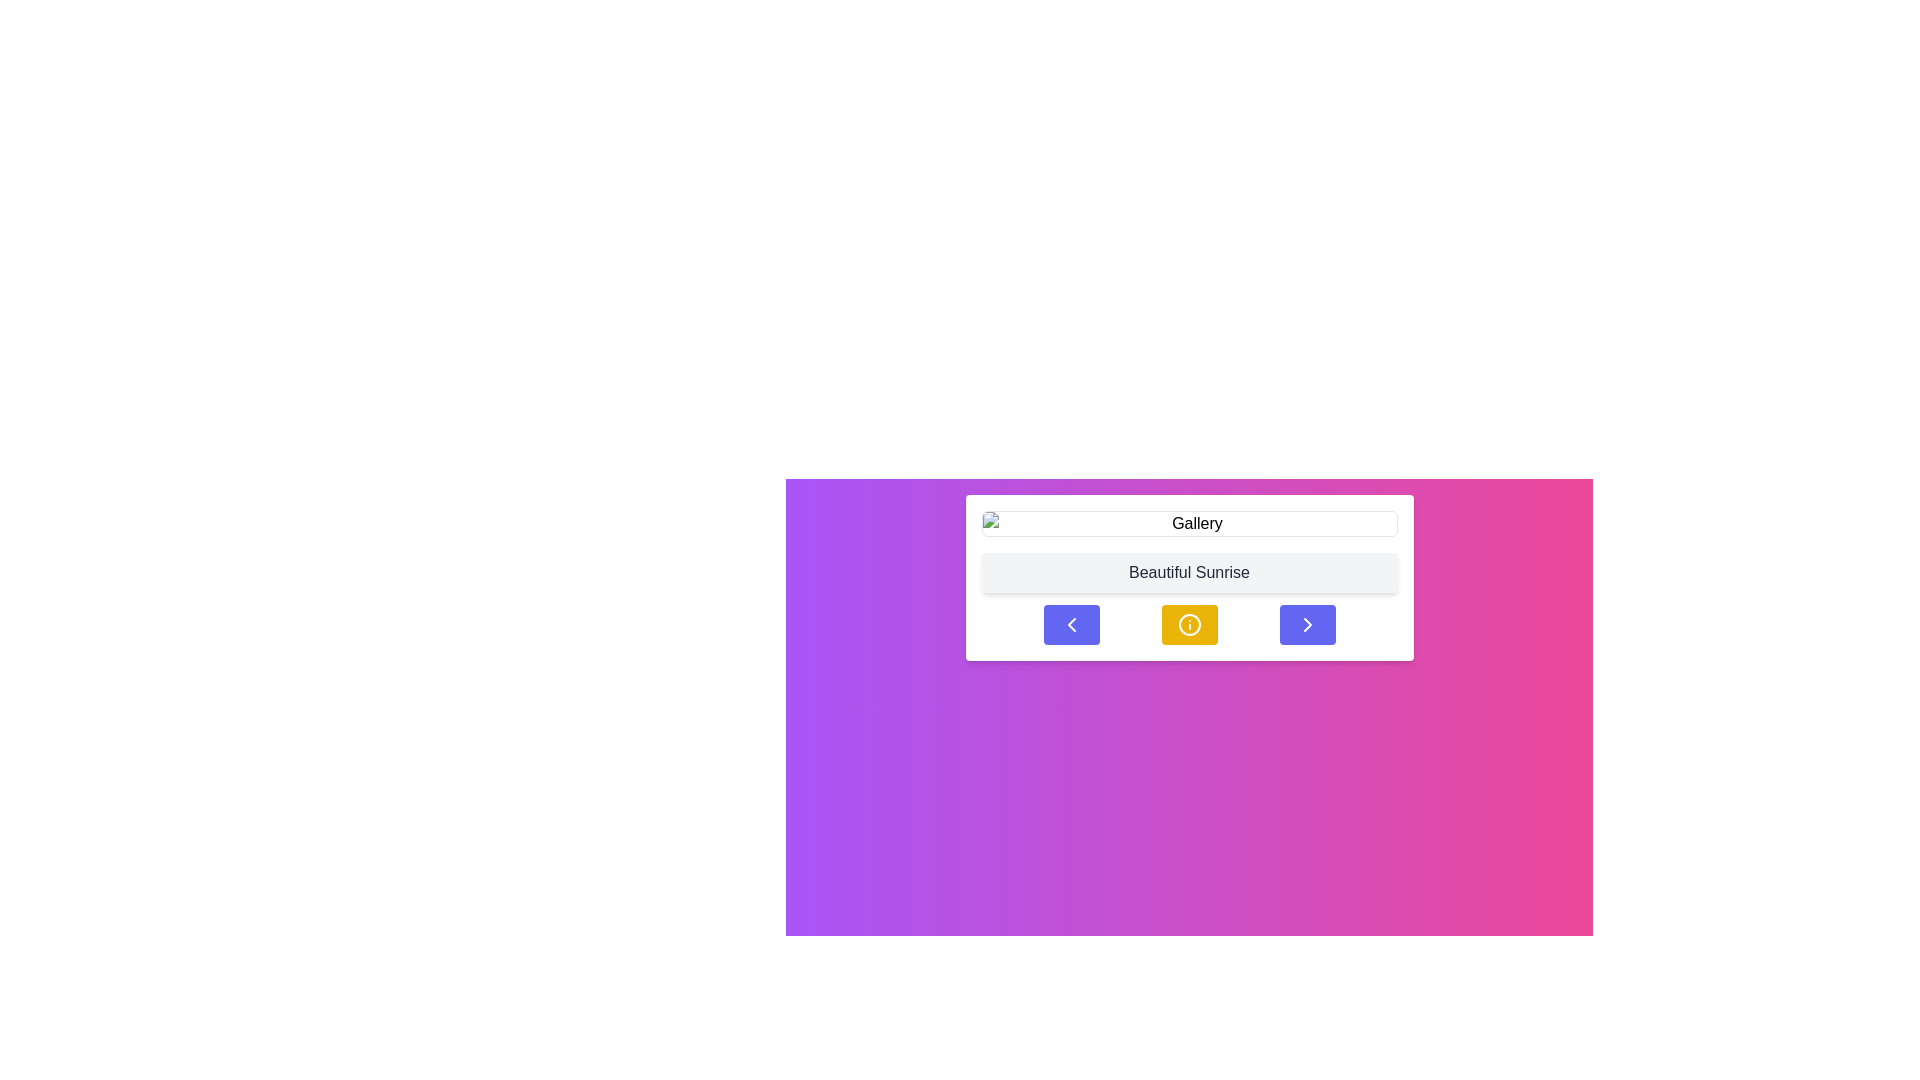 Image resolution: width=1920 pixels, height=1080 pixels. Describe the element at coordinates (1189, 573) in the screenshot. I see `the Text Display element located below the 'Gallery' image placeholder and above the row of buttons` at that location.